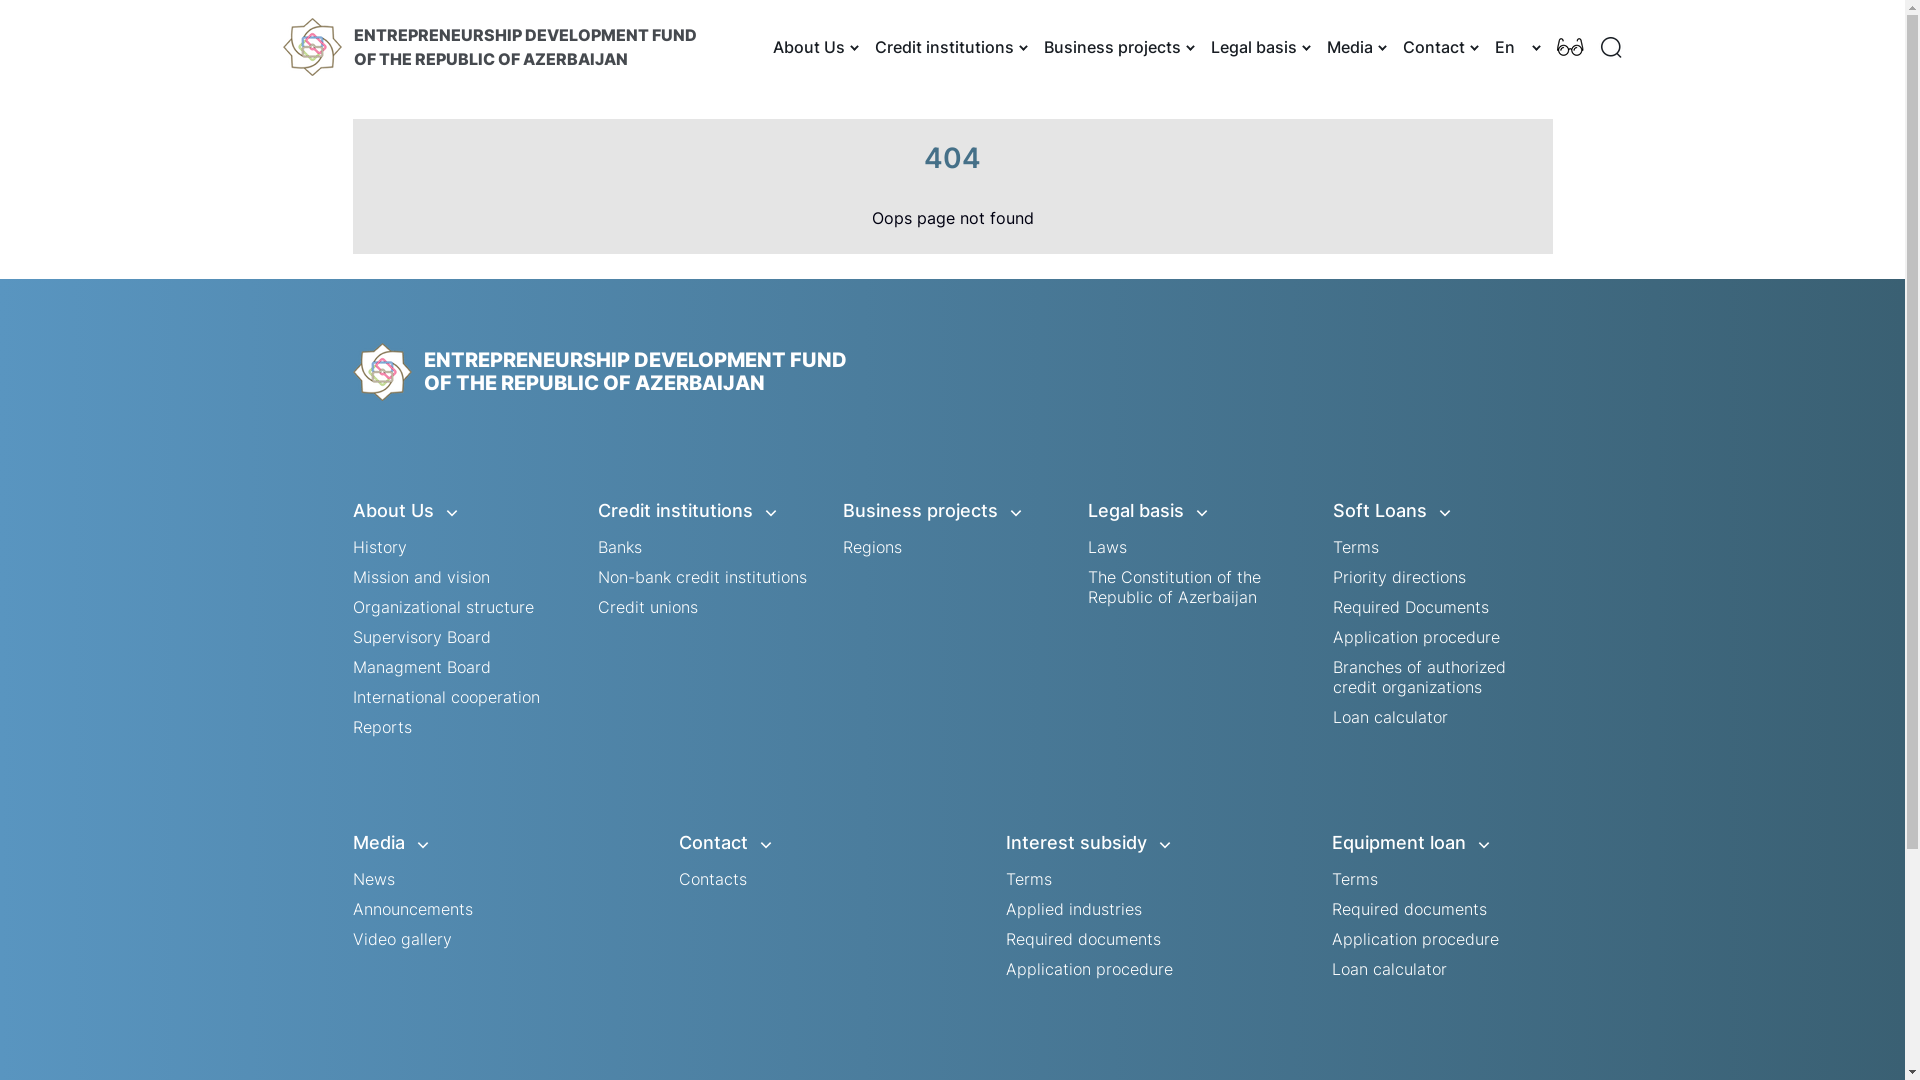 The height and width of the screenshot is (1080, 1920). What do you see at coordinates (420, 667) in the screenshot?
I see `'Managment Board'` at bounding box center [420, 667].